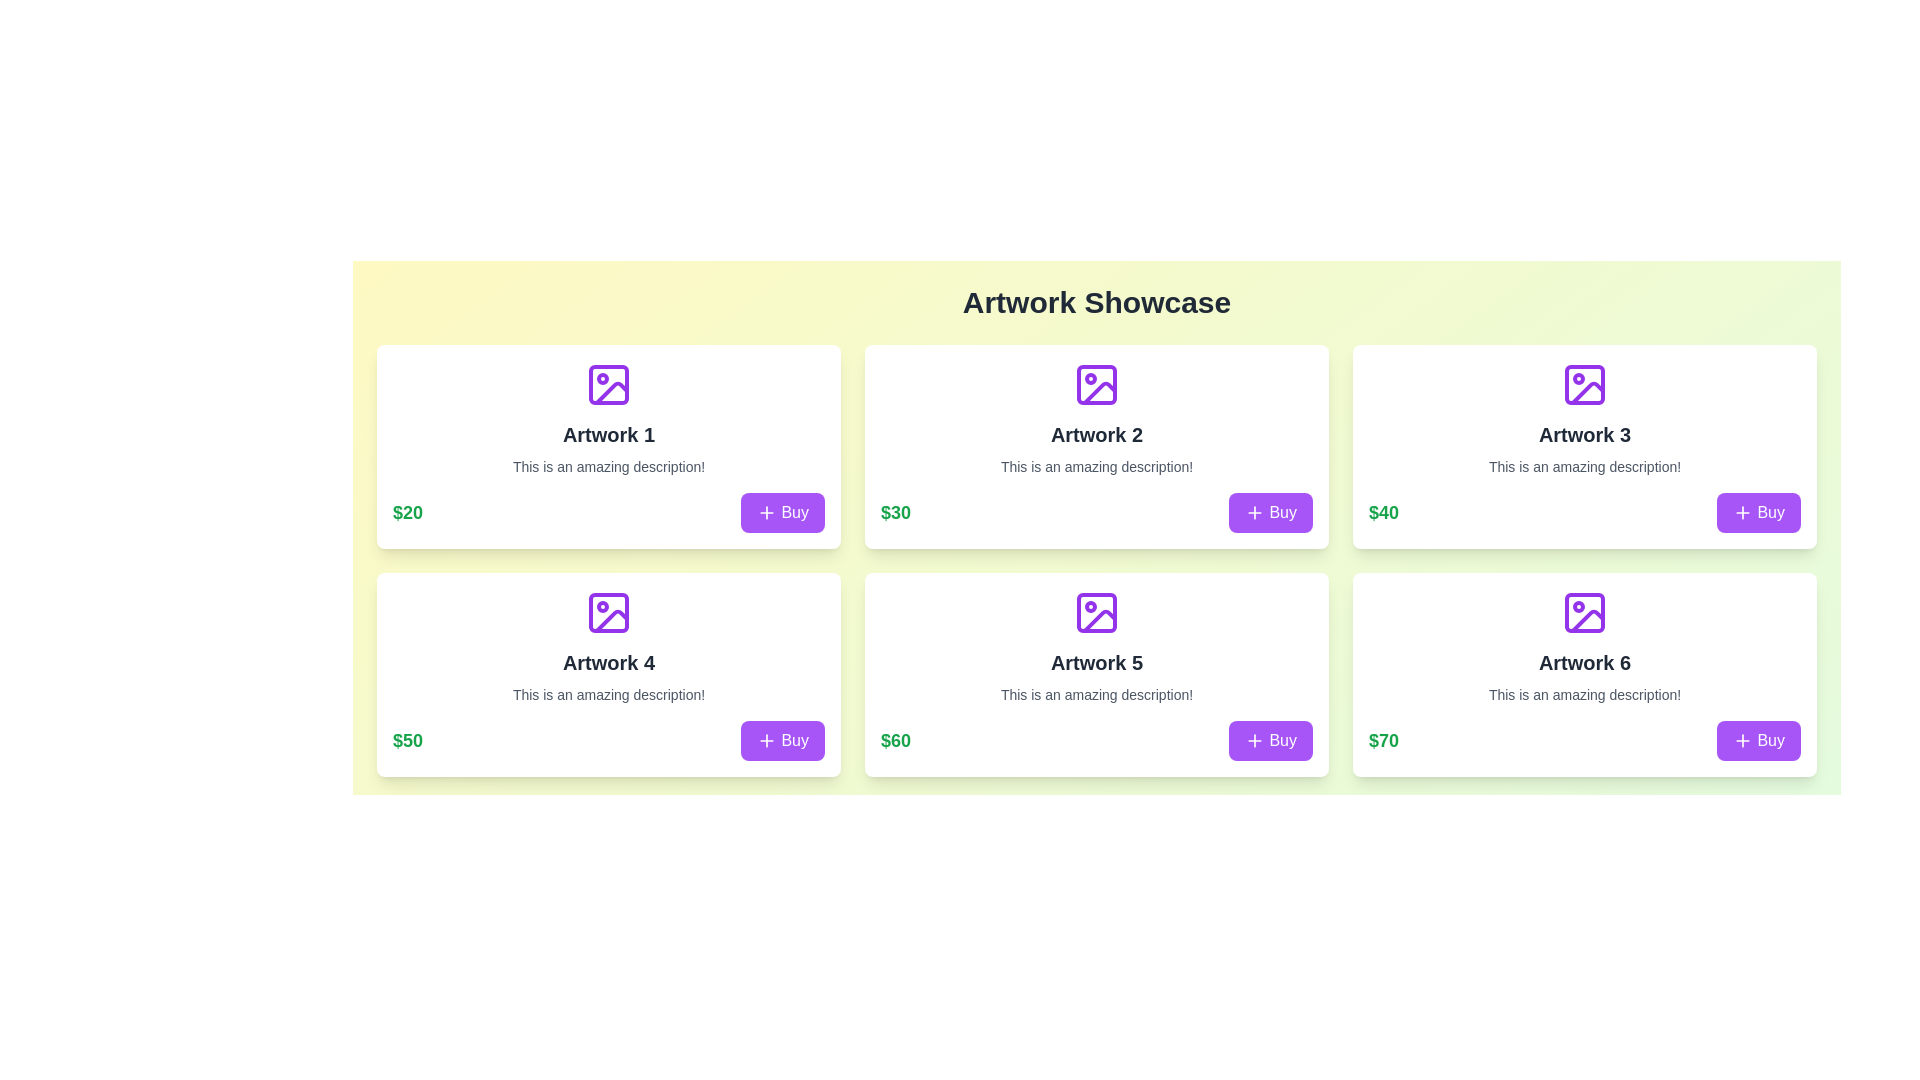 This screenshot has height=1080, width=1920. What do you see at coordinates (1583, 612) in the screenshot?
I see `the artwork icon representing 'Artwork 6', which is positioned centrally at the top of the card above the text 'Artwork 6' and below the card's top border` at bounding box center [1583, 612].